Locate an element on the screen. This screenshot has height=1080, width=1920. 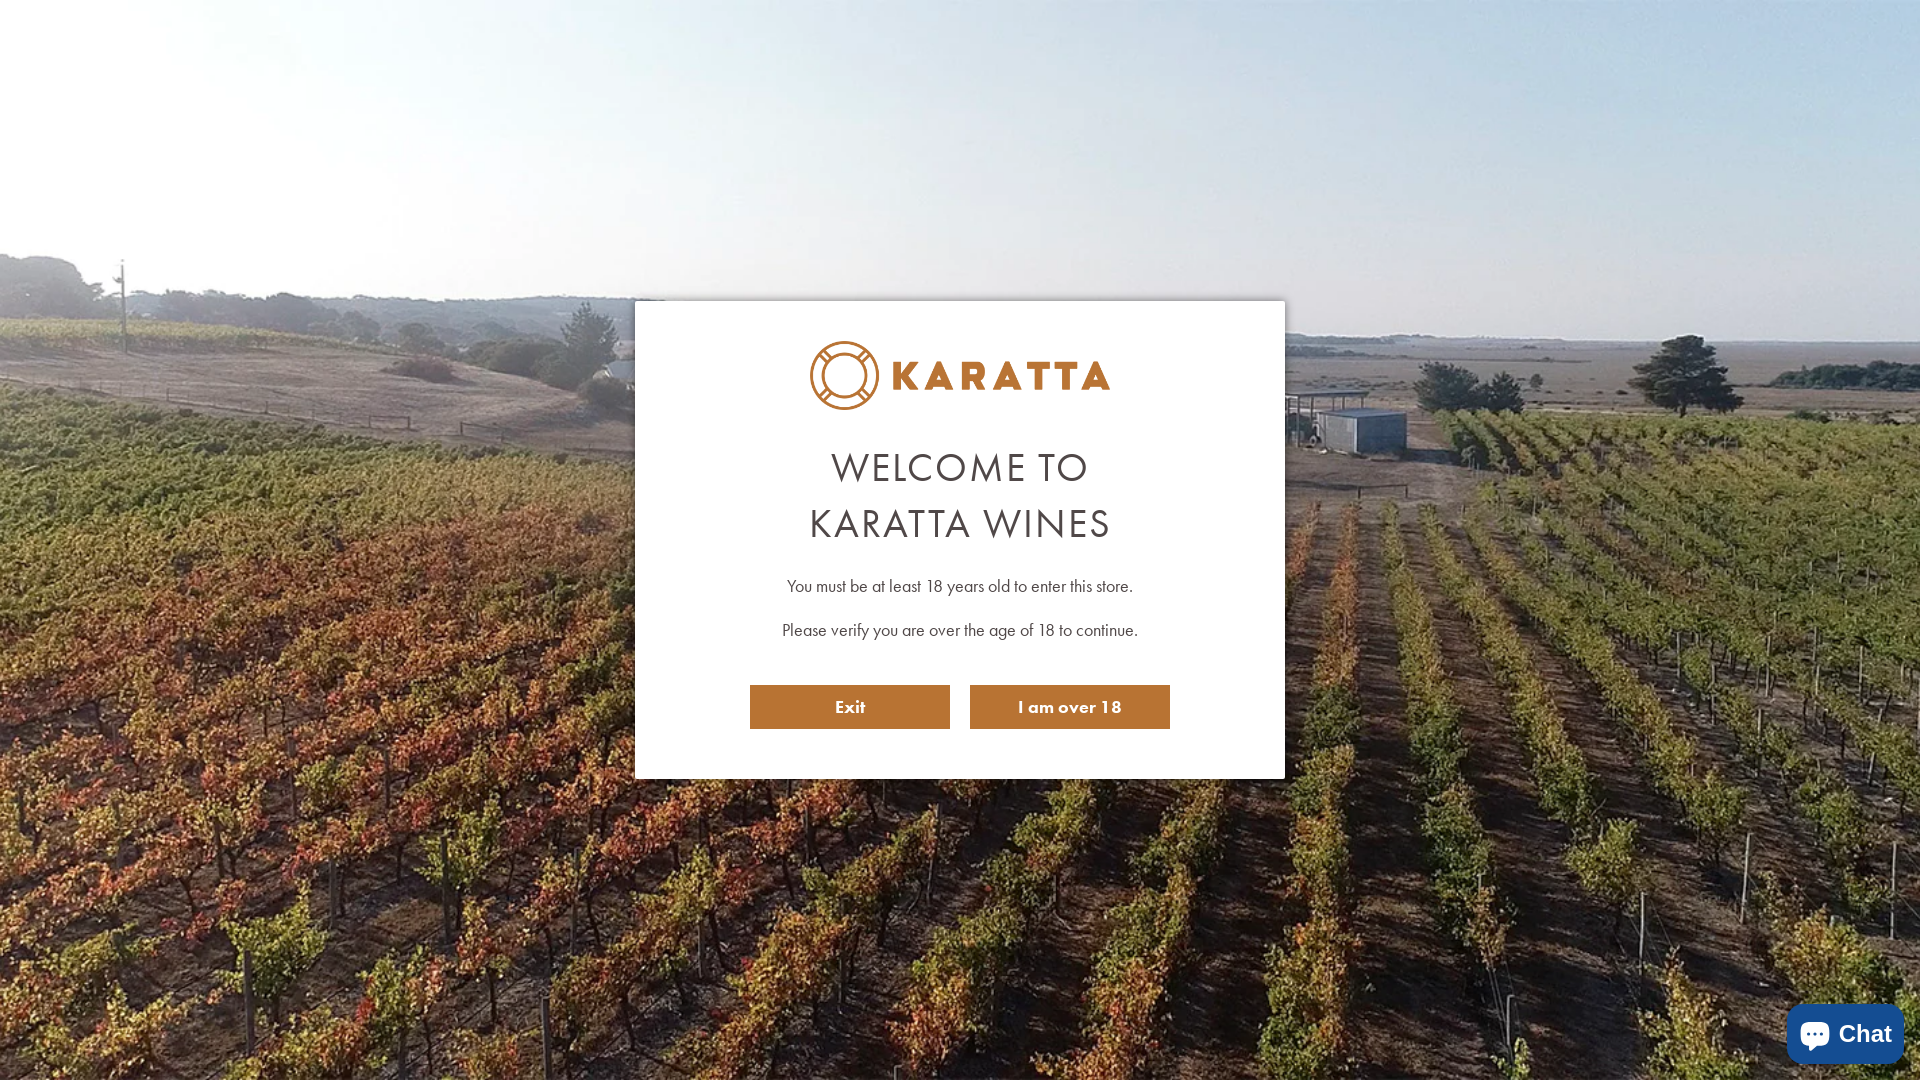
'I am over 18' is located at coordinates (1069, 705).